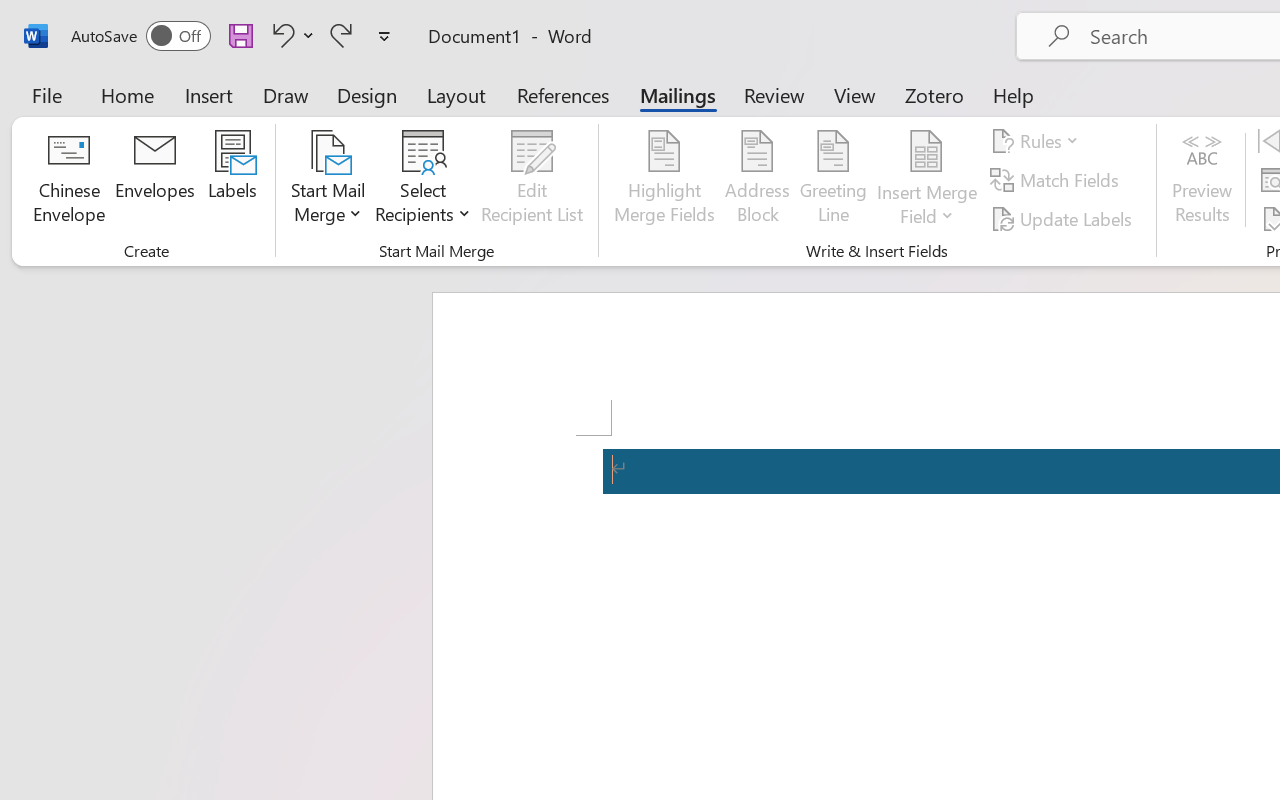 Image resolution: width=1280 pixels, height=800 pixels. I want to click on 'Edit Recipient List...', so click(532, 179).